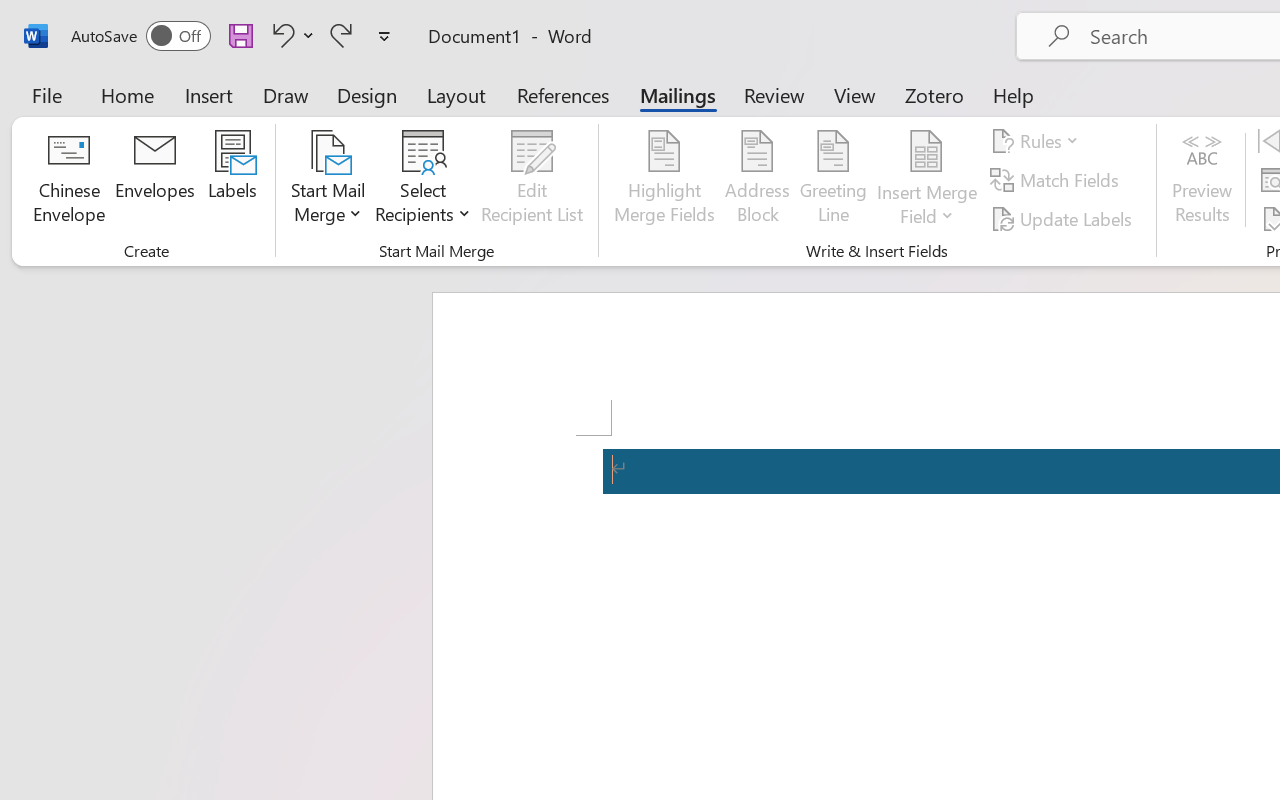 Image resolution: width=1280 pixels, height=800 pixels. I want to click on 'Edit Recipient List...', so click(532, 179).